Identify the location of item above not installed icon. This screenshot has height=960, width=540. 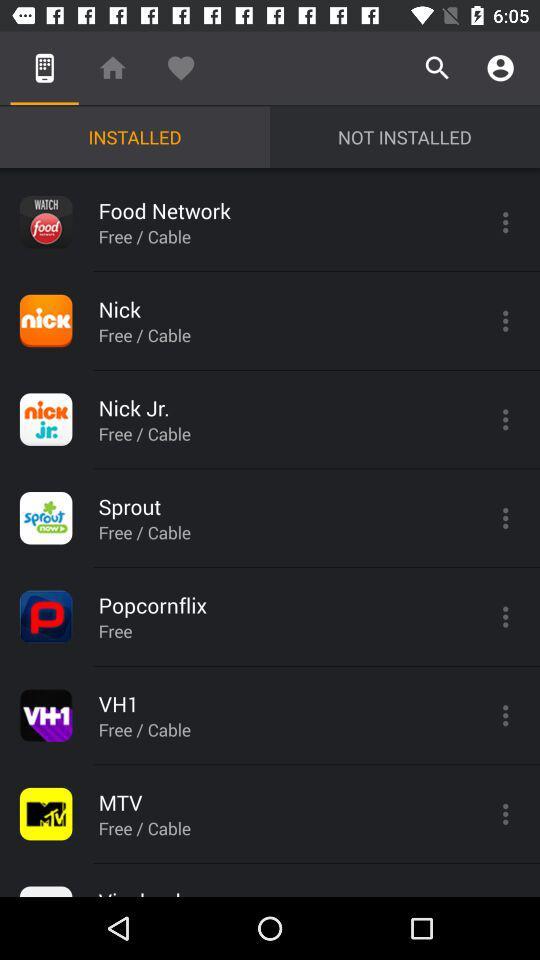
(436, 68).